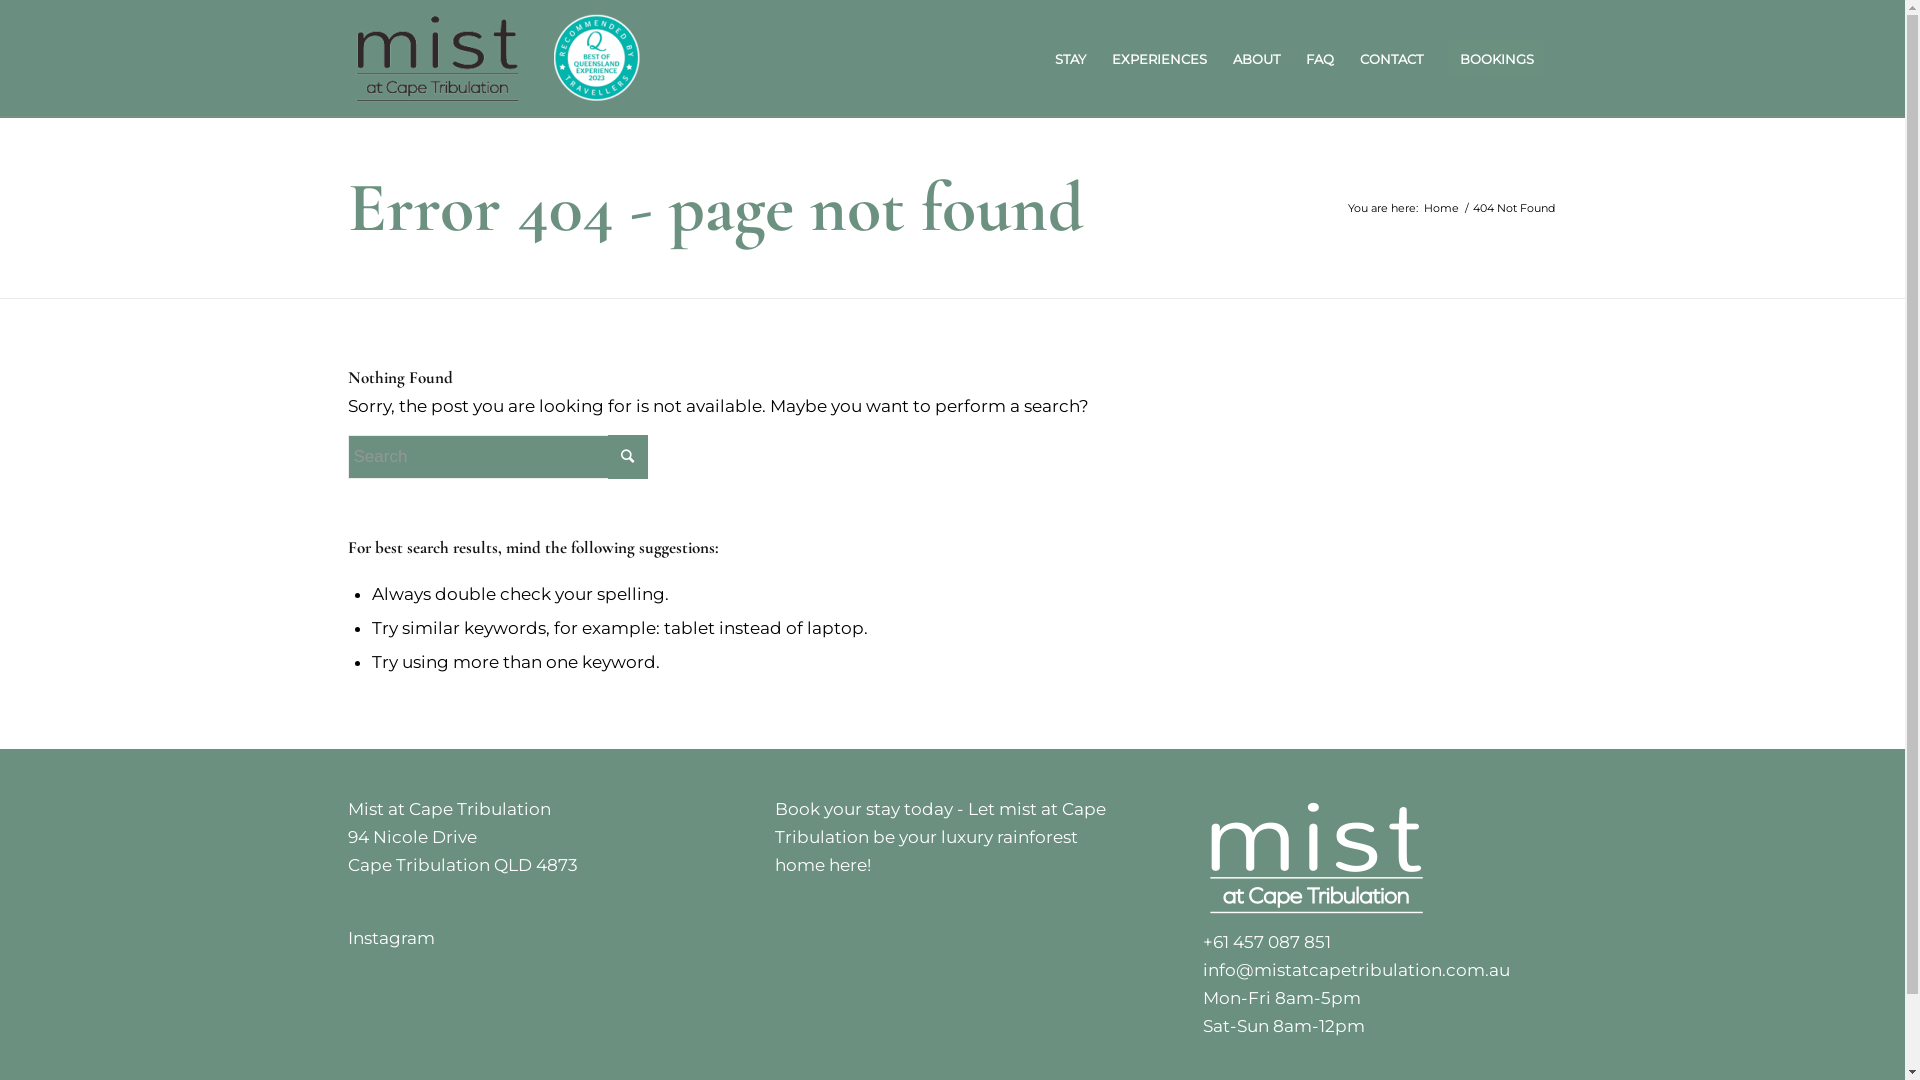 The height and width of the screenshot is (1080, 1920). Describe the element at coordinates (849, 863) in the screenshot. I see `'here!'` at that location.